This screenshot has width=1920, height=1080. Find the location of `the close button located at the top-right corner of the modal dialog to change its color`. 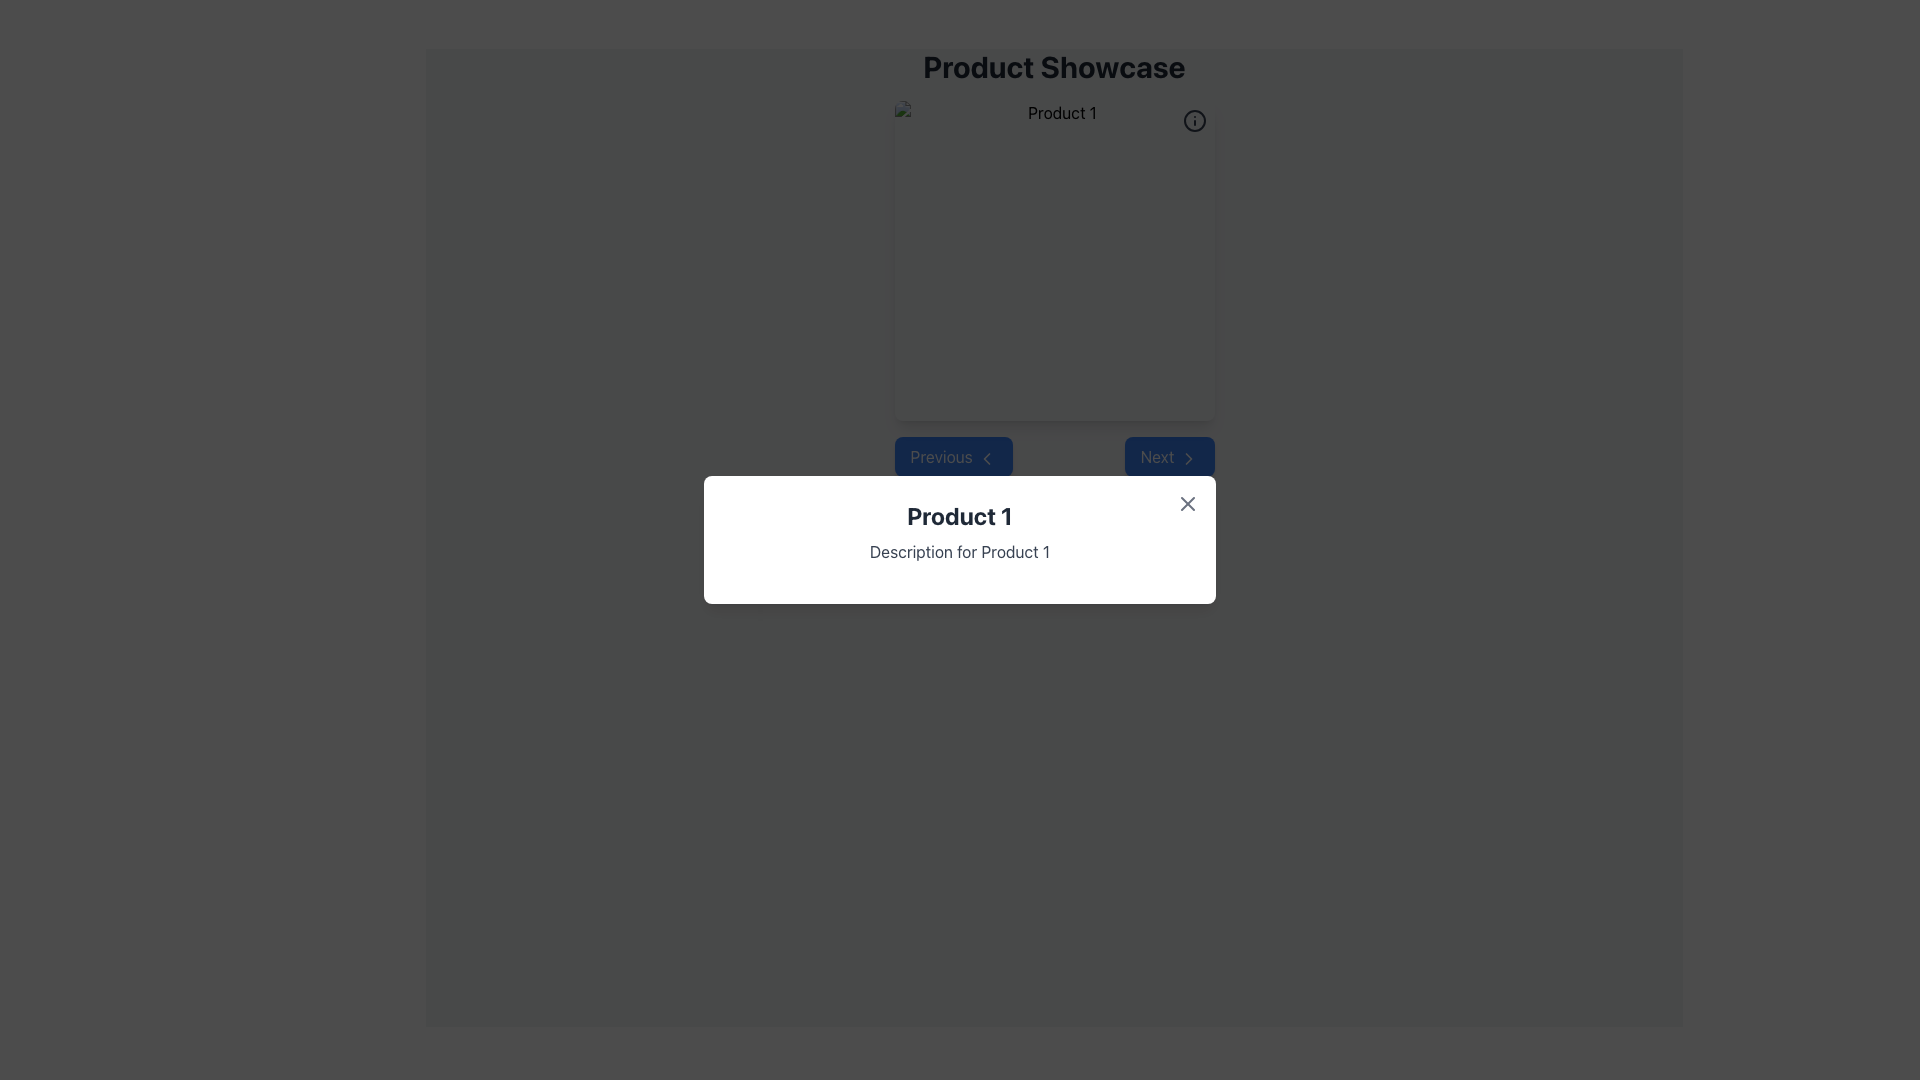

the close button located at the top-right corner of the modal dialog to change its color is located at coordinates (1188, 503).